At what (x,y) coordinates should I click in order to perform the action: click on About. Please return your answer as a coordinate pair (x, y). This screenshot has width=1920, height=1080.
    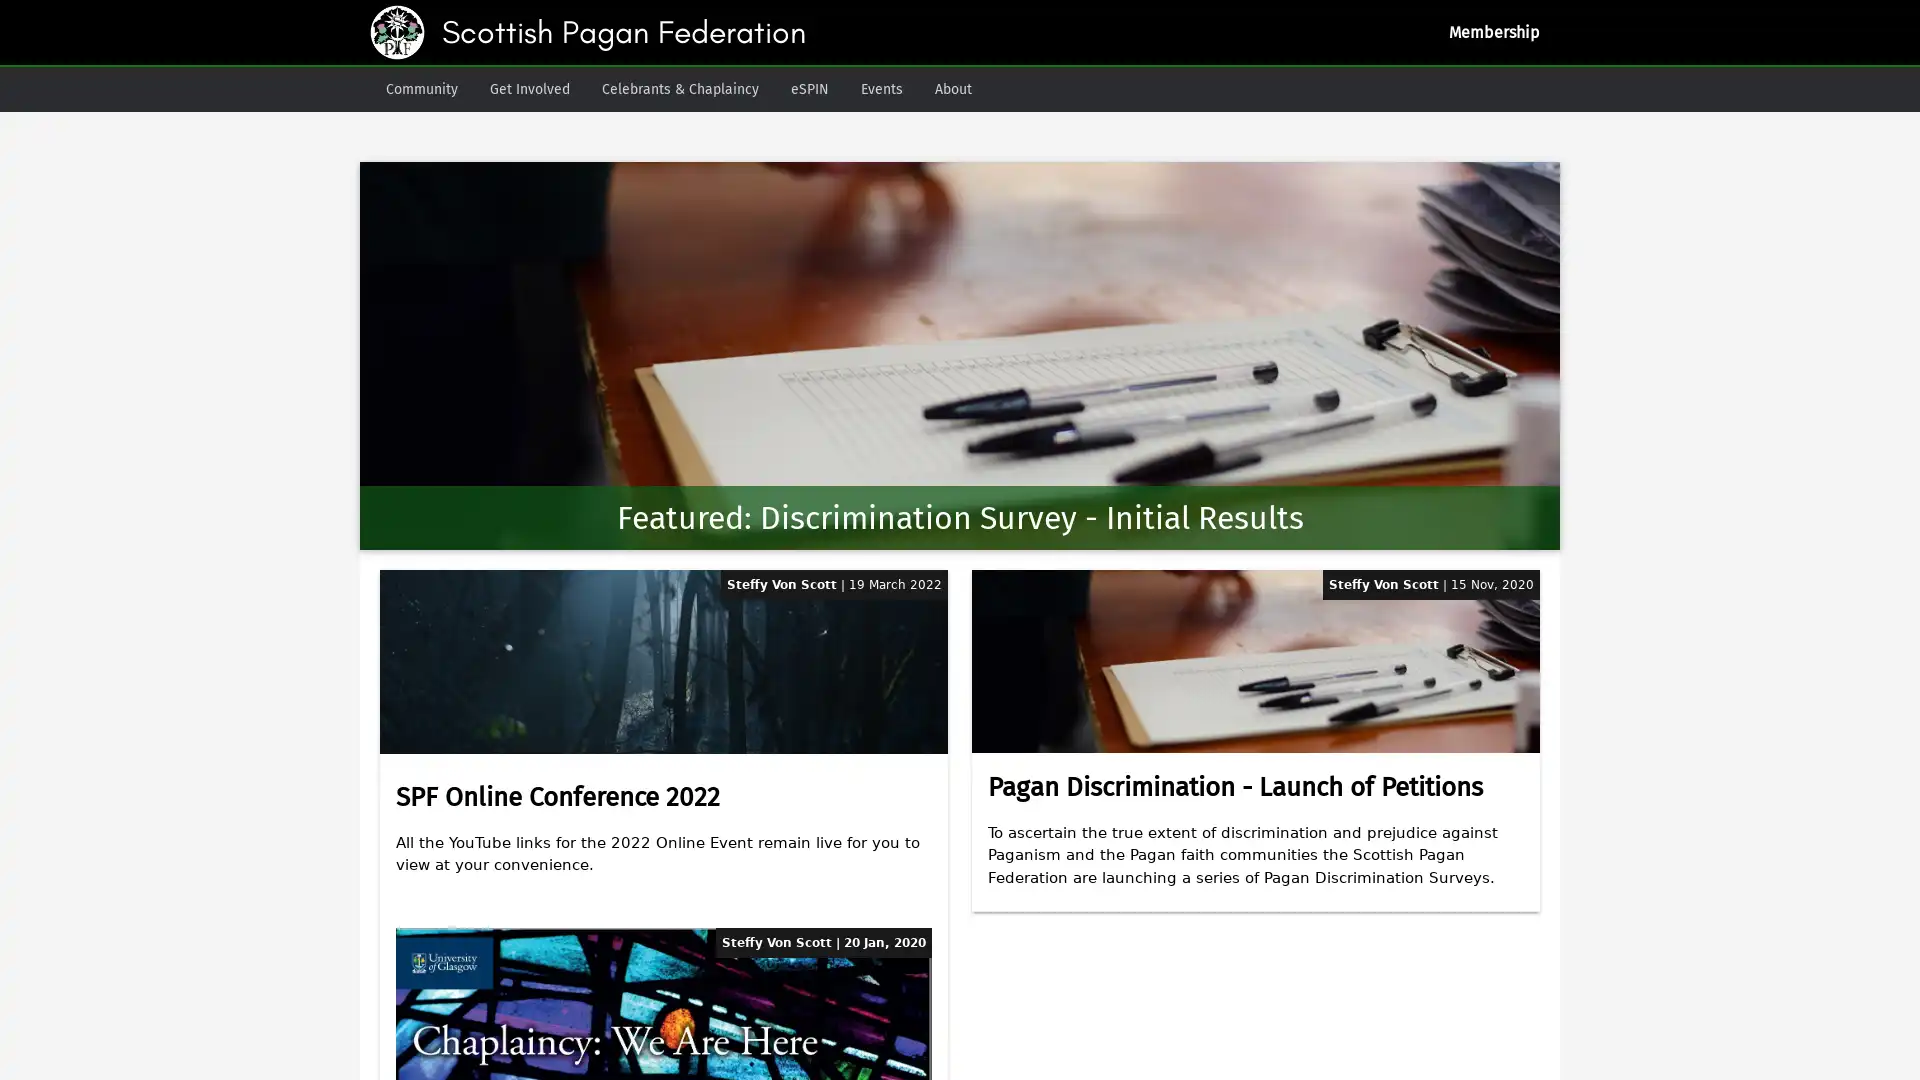
    Looking at the image, I should click on (952, 88).